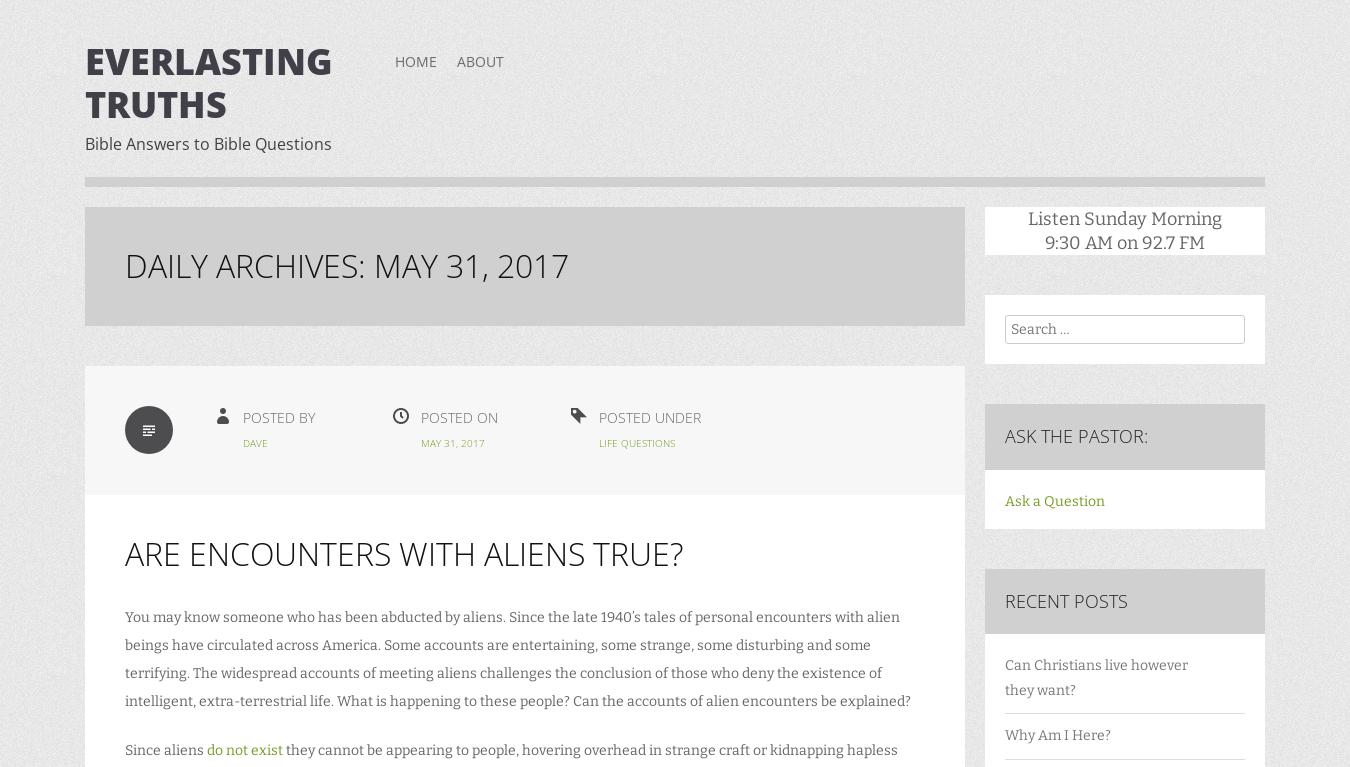  What do you see at coordinates (248, 265) in the screenshot?
I see `'Daily Archives:'` at bounding box center [248, 265].